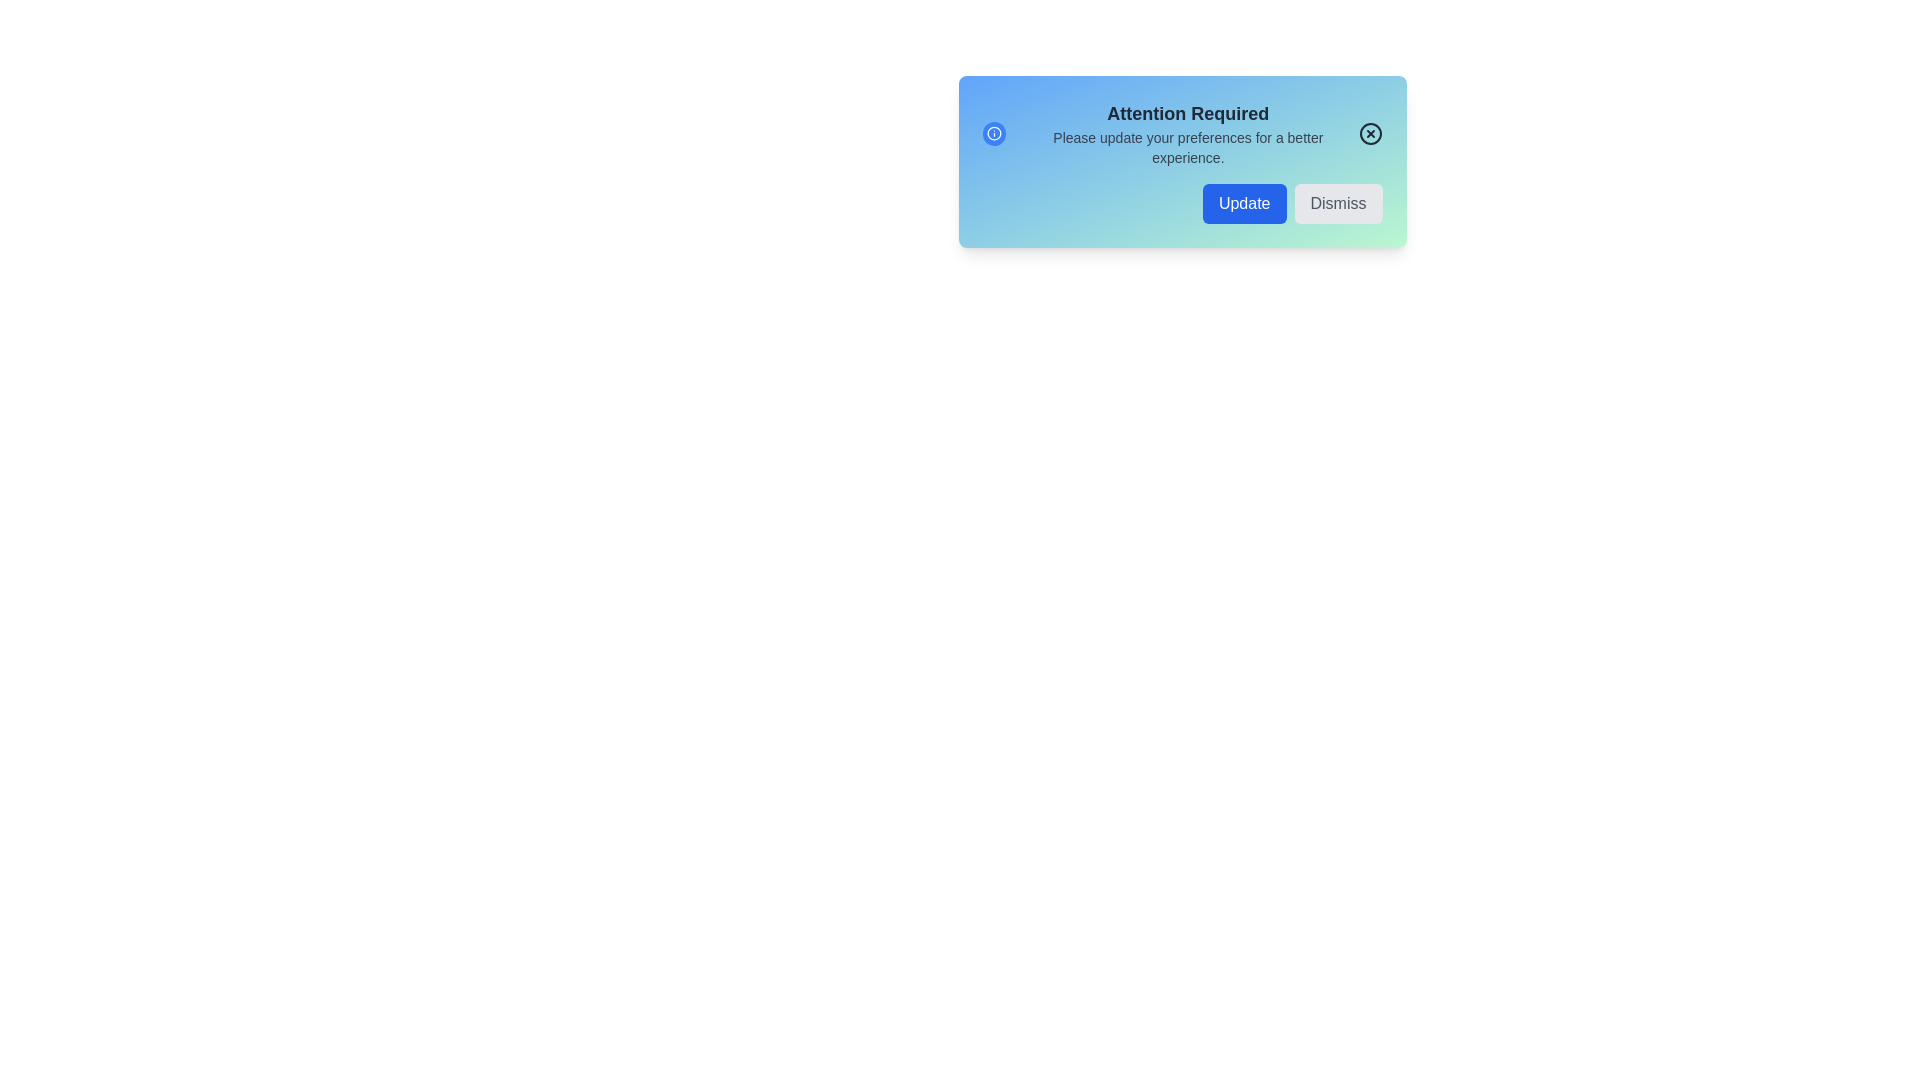 This screenshot has width=1920, height=1080. What do you see at coordinates (1369, 134) in the screenshot?
I see `the close icon to hide the notification` at bounding box center [1369, 134].